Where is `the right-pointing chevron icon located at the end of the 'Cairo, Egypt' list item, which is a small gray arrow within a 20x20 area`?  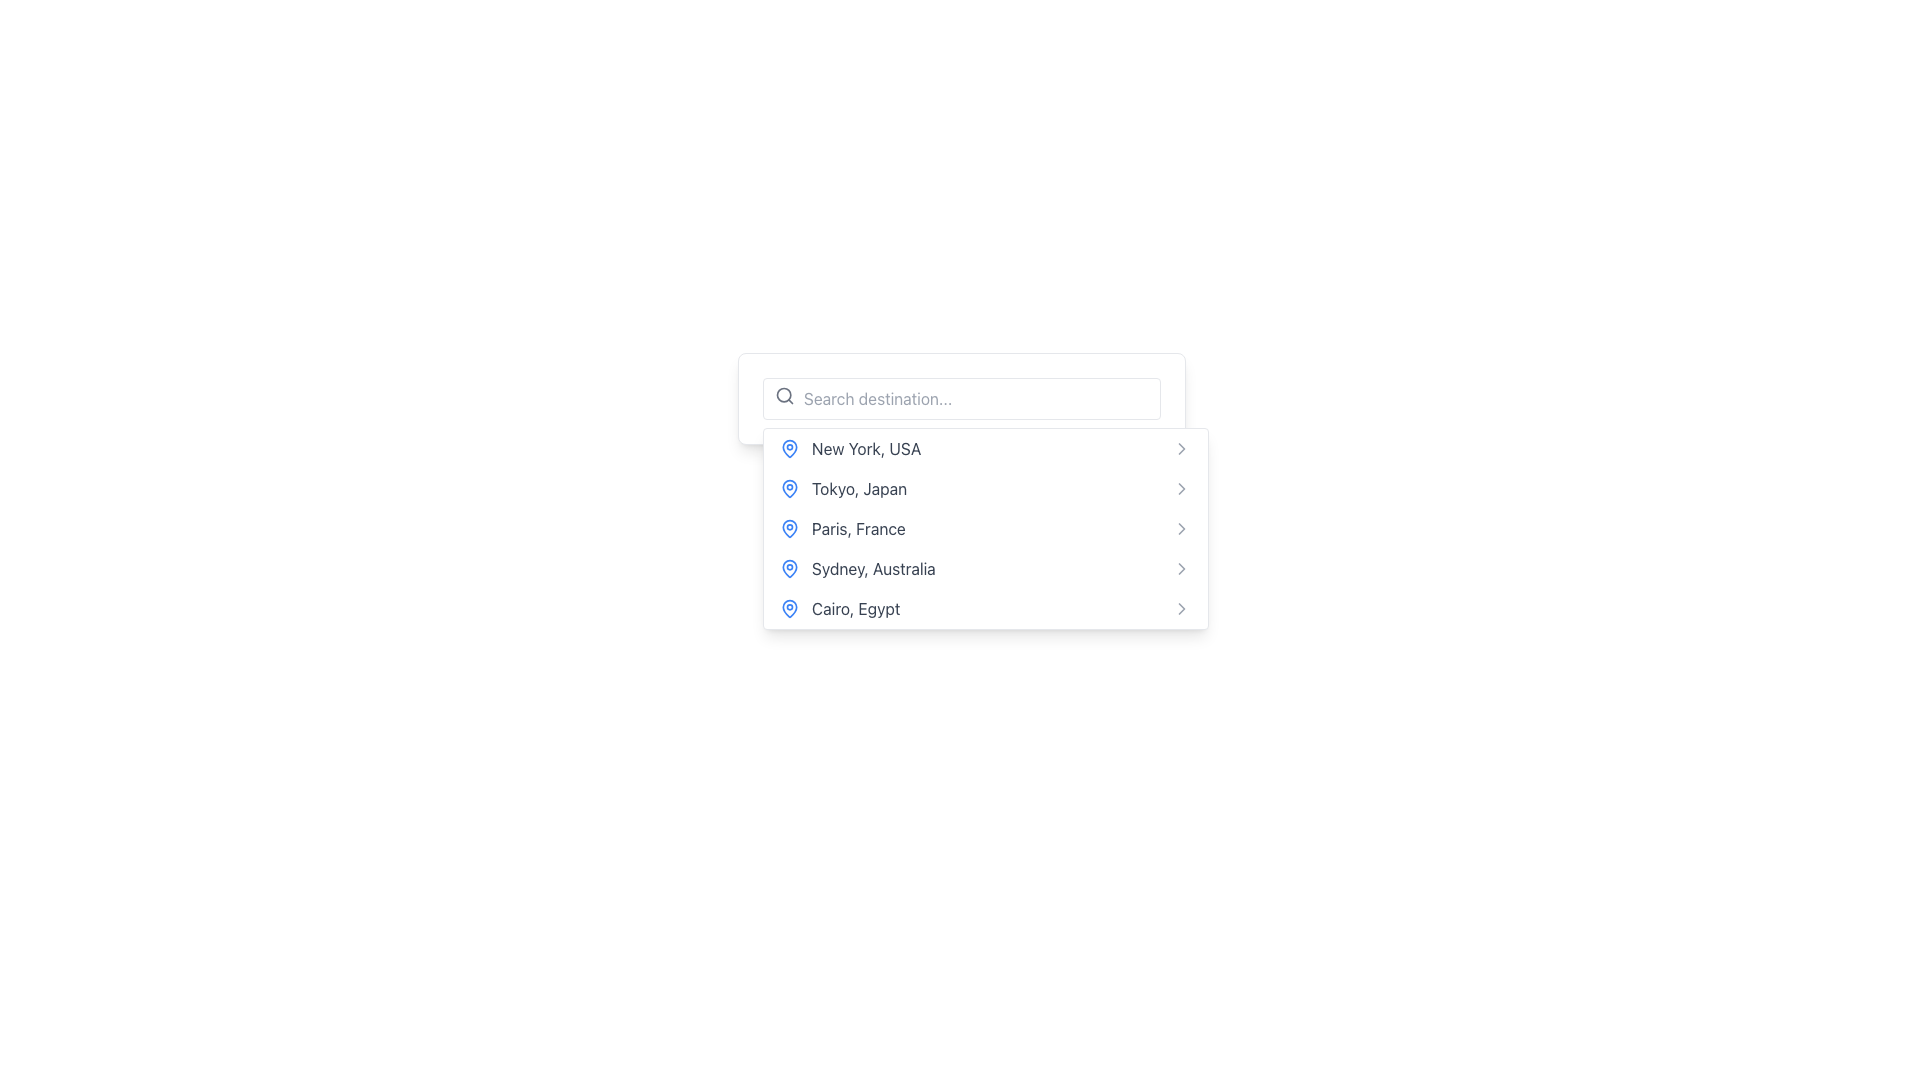 the right-pointing chevron icon located at the end of the 'Cairo, Egypt' list item, which is a small gray arrow within a 20x20 area is located at coordinates (1181, 608).